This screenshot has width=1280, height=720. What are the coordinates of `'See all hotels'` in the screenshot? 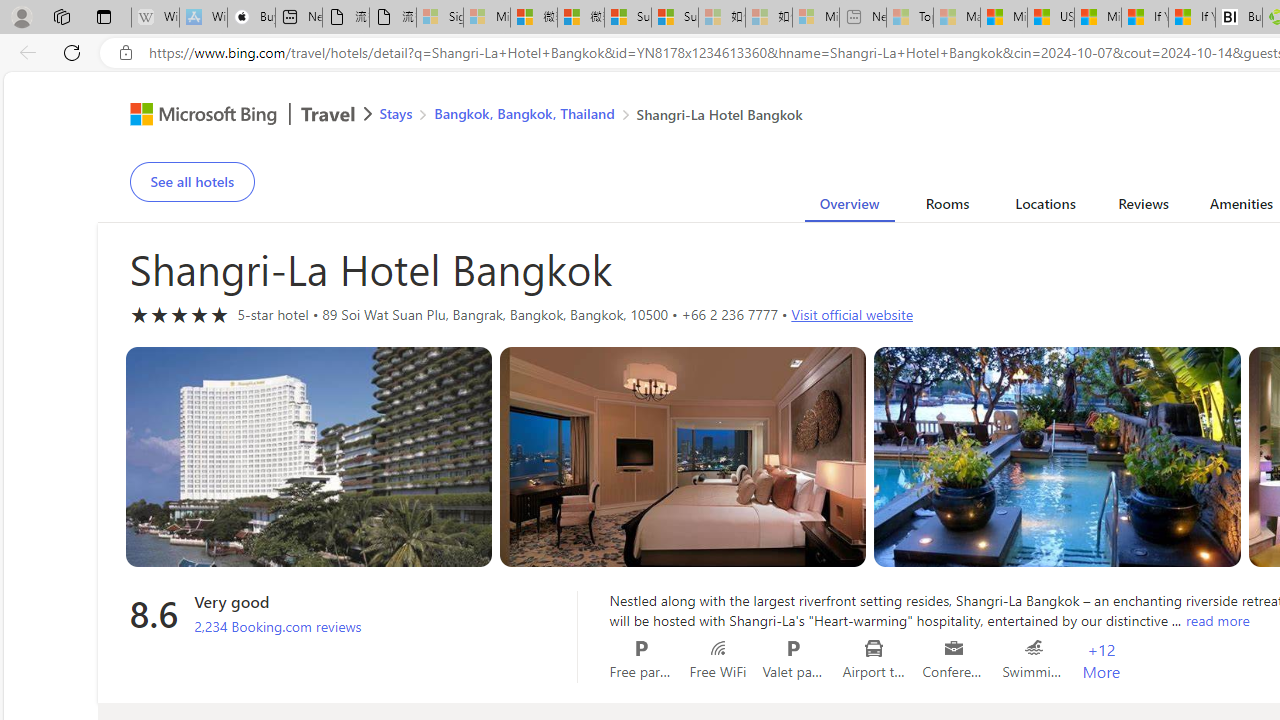 It's located at (192, 182).